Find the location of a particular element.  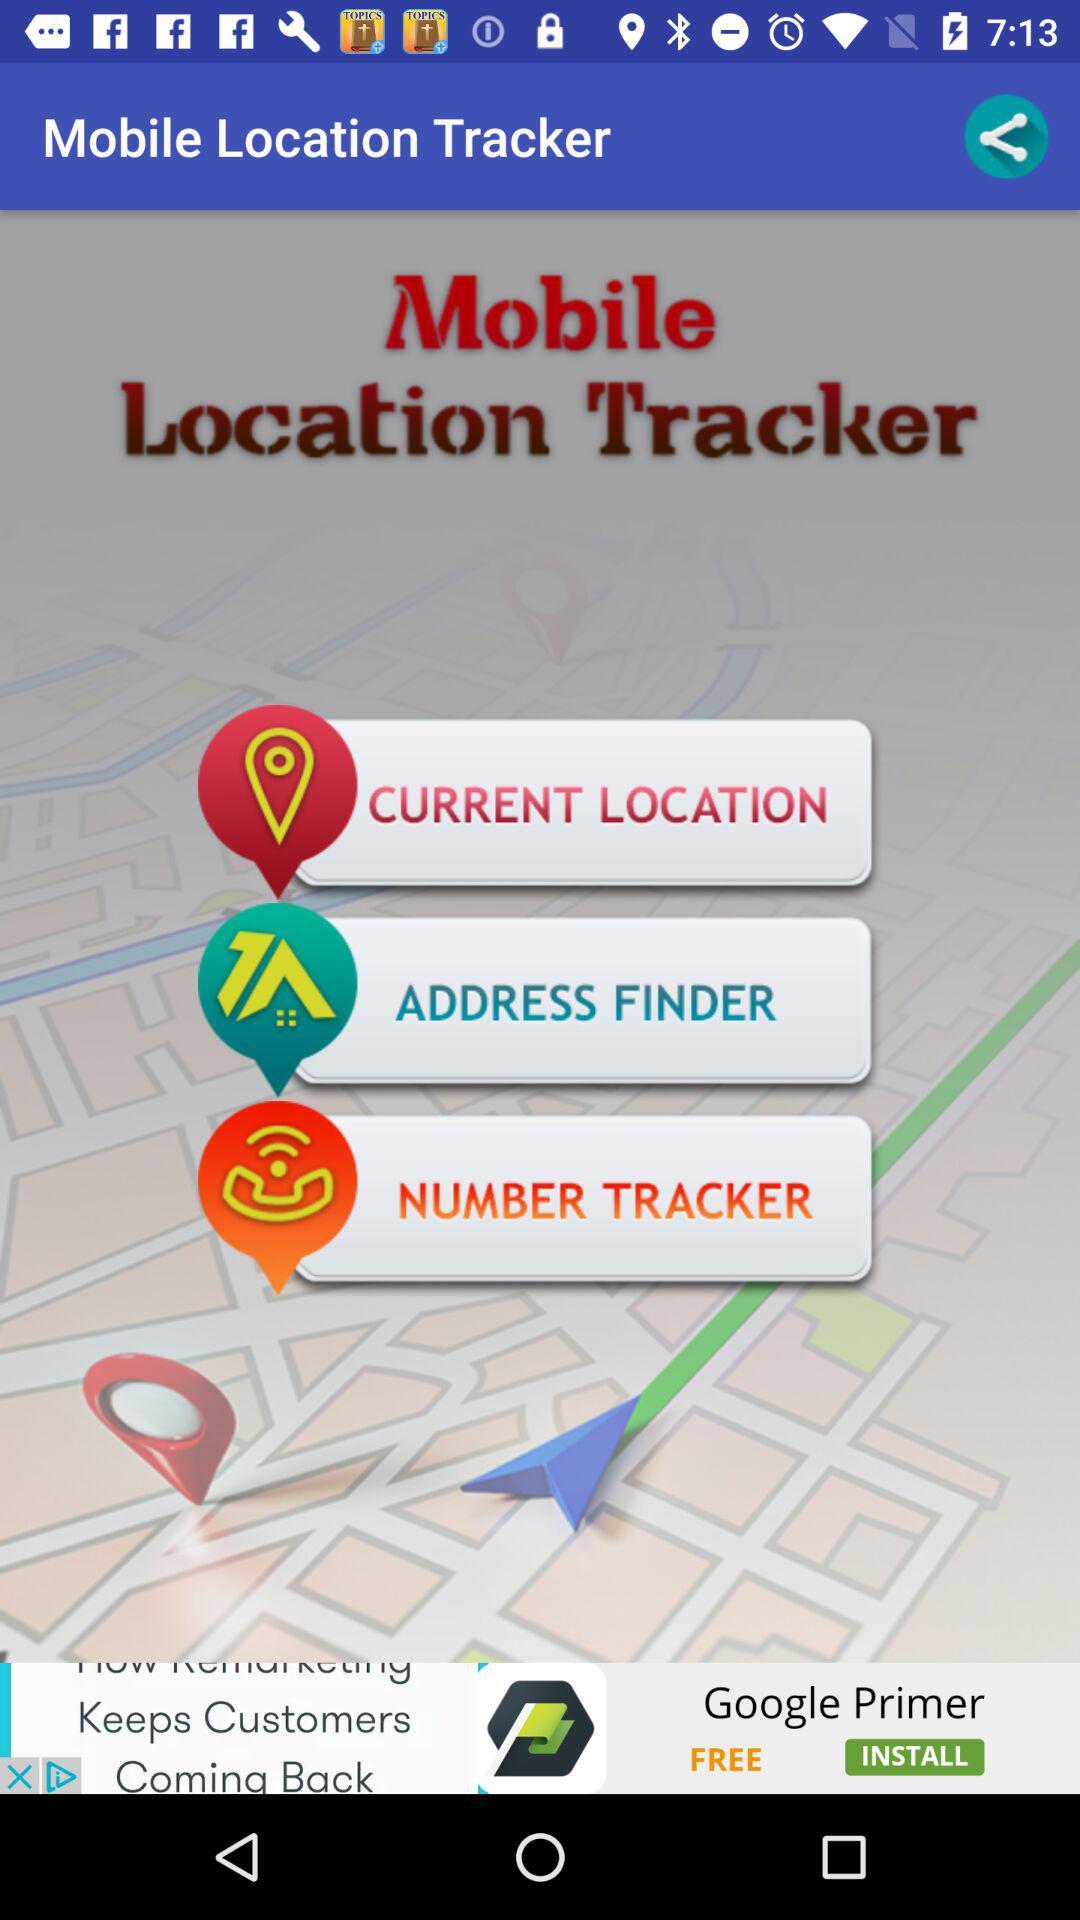

advertisement is located at coordinates (540, 804).